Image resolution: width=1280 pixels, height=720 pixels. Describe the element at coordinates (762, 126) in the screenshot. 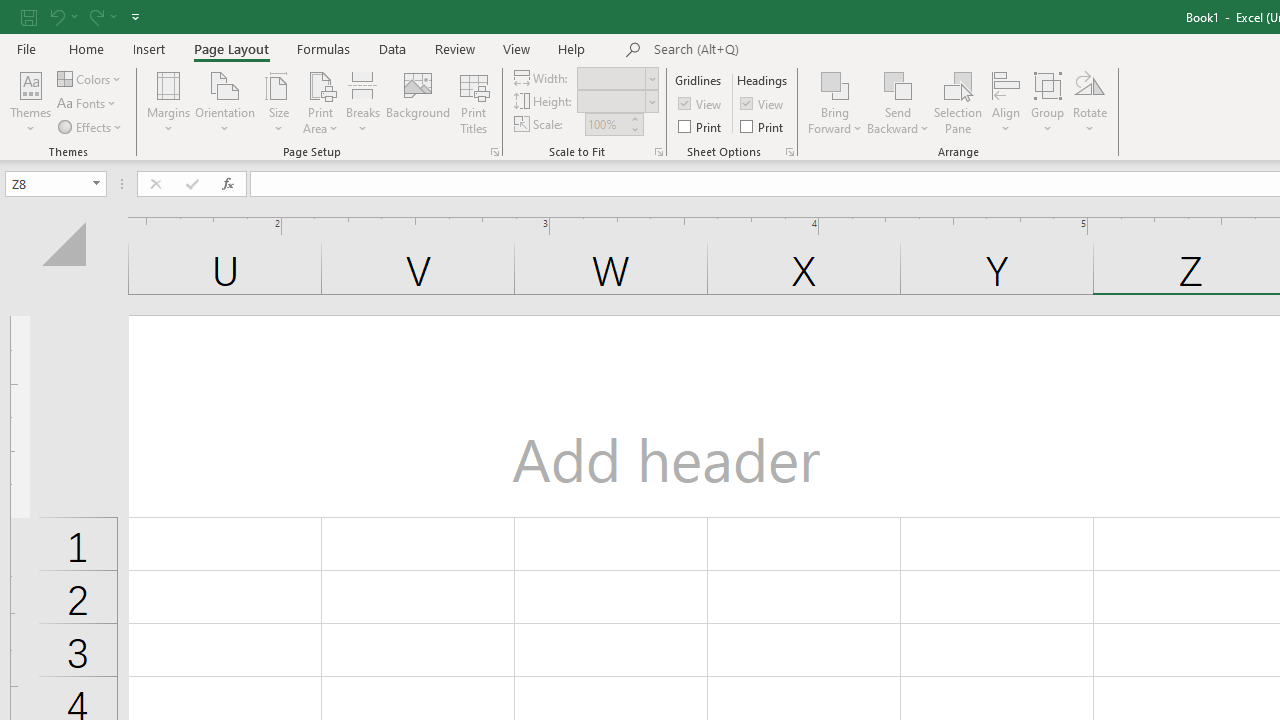

I see `'Print'` at that location.